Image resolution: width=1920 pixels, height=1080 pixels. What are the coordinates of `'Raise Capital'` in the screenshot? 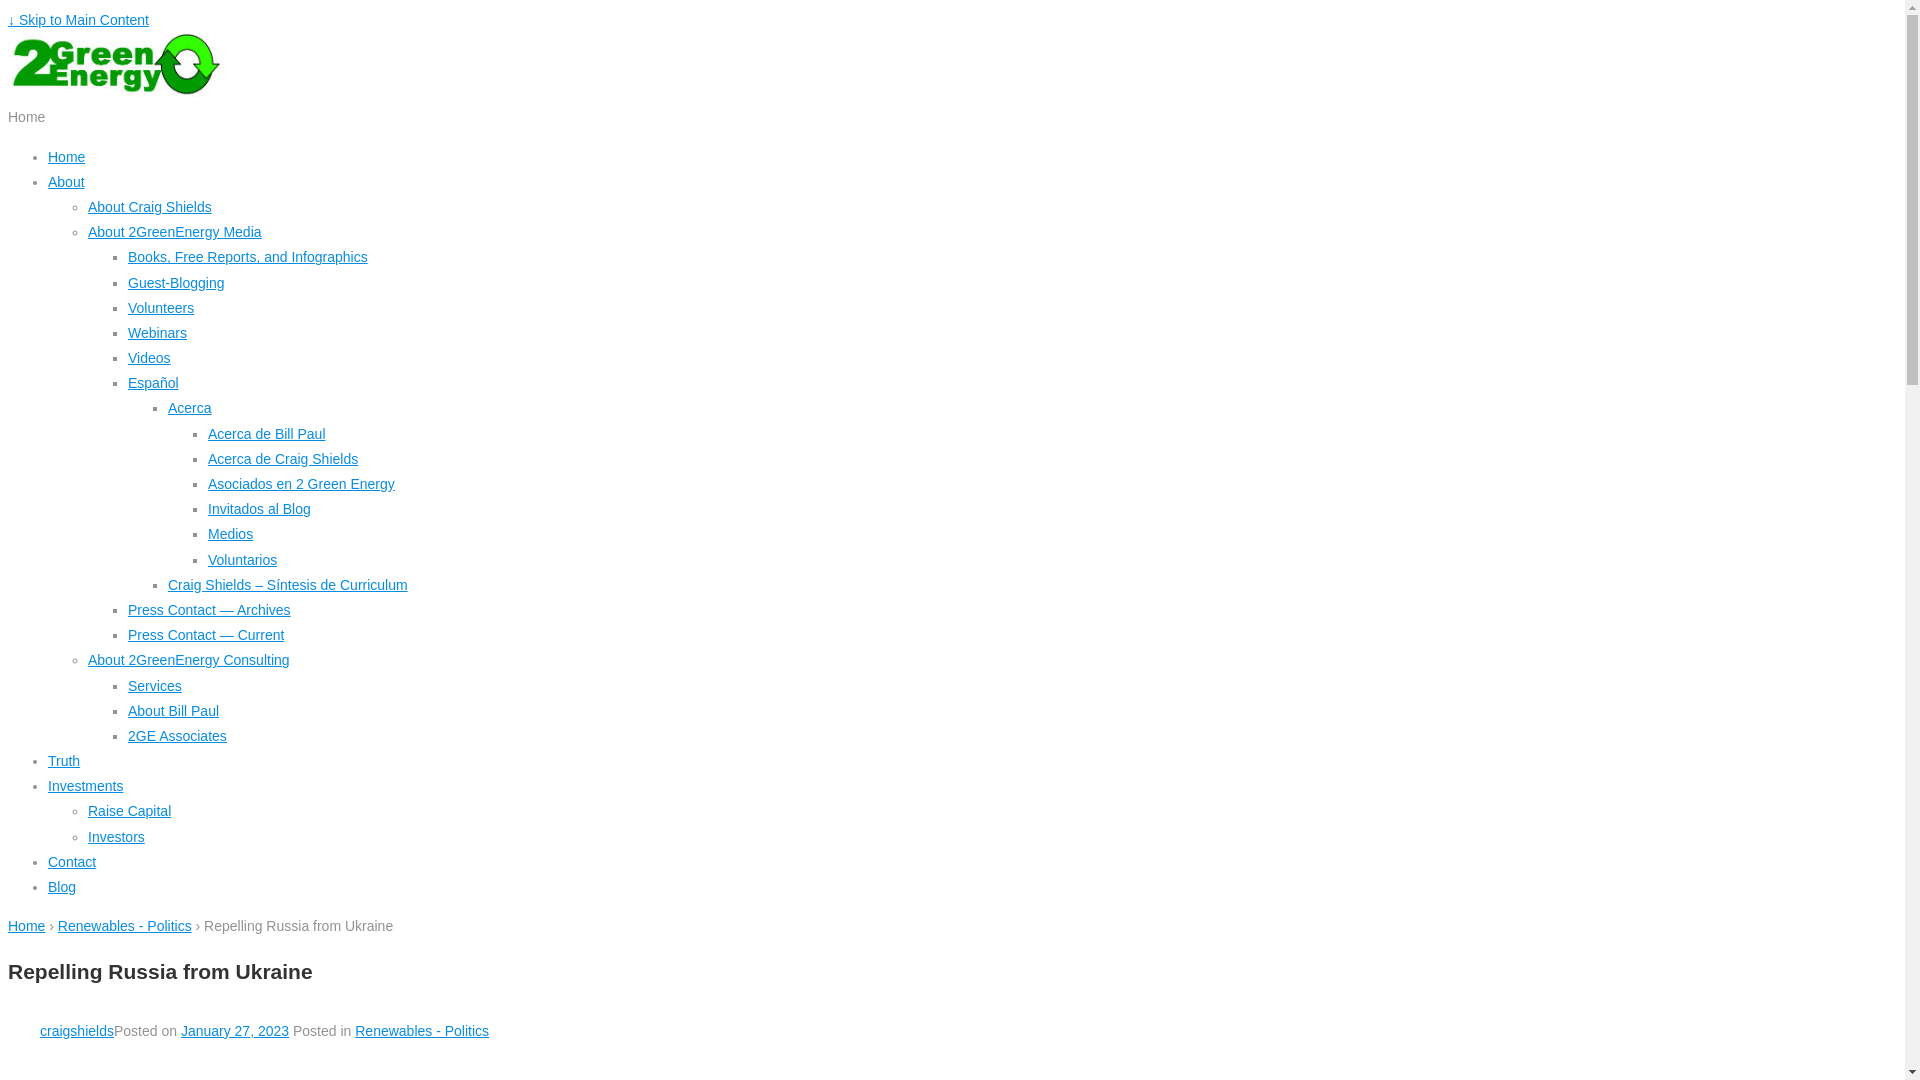 It's located at (128, 810).